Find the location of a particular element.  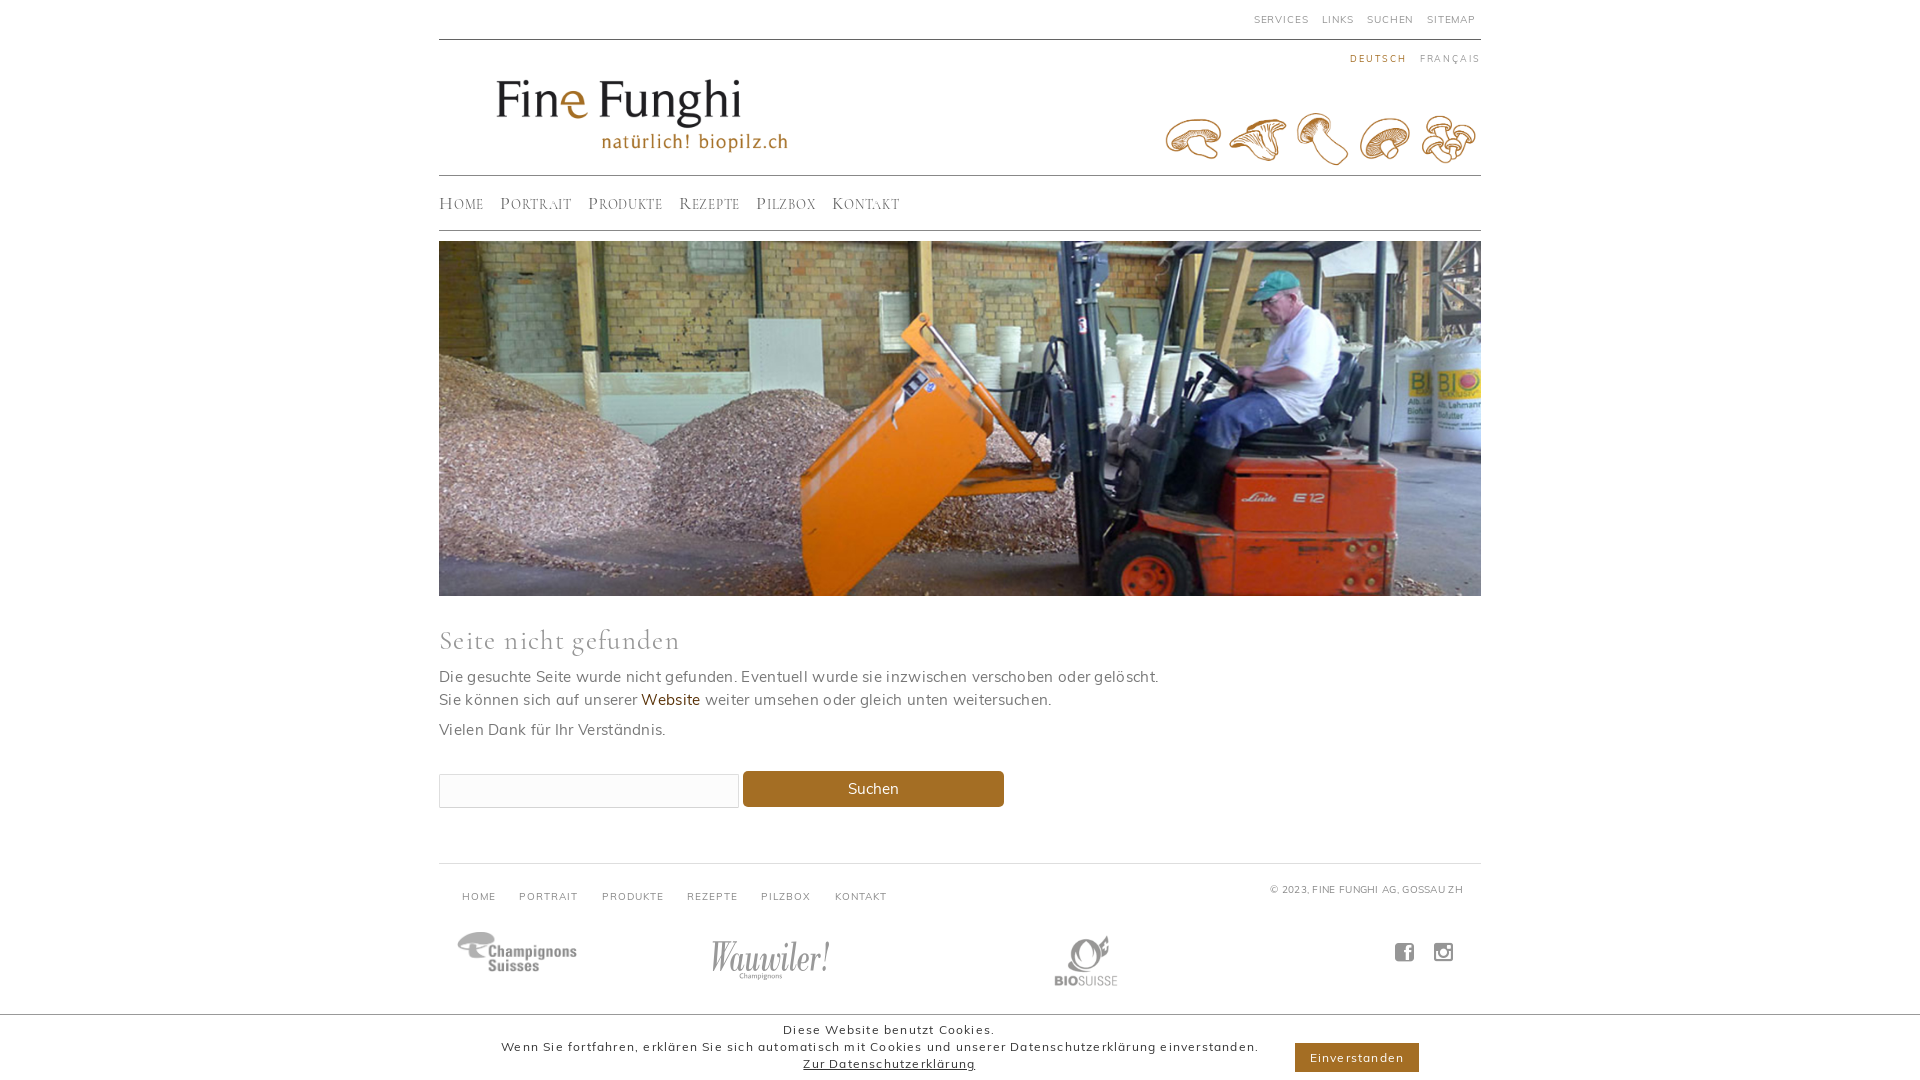

'deutsch' is located at coordinates (1342, 56).